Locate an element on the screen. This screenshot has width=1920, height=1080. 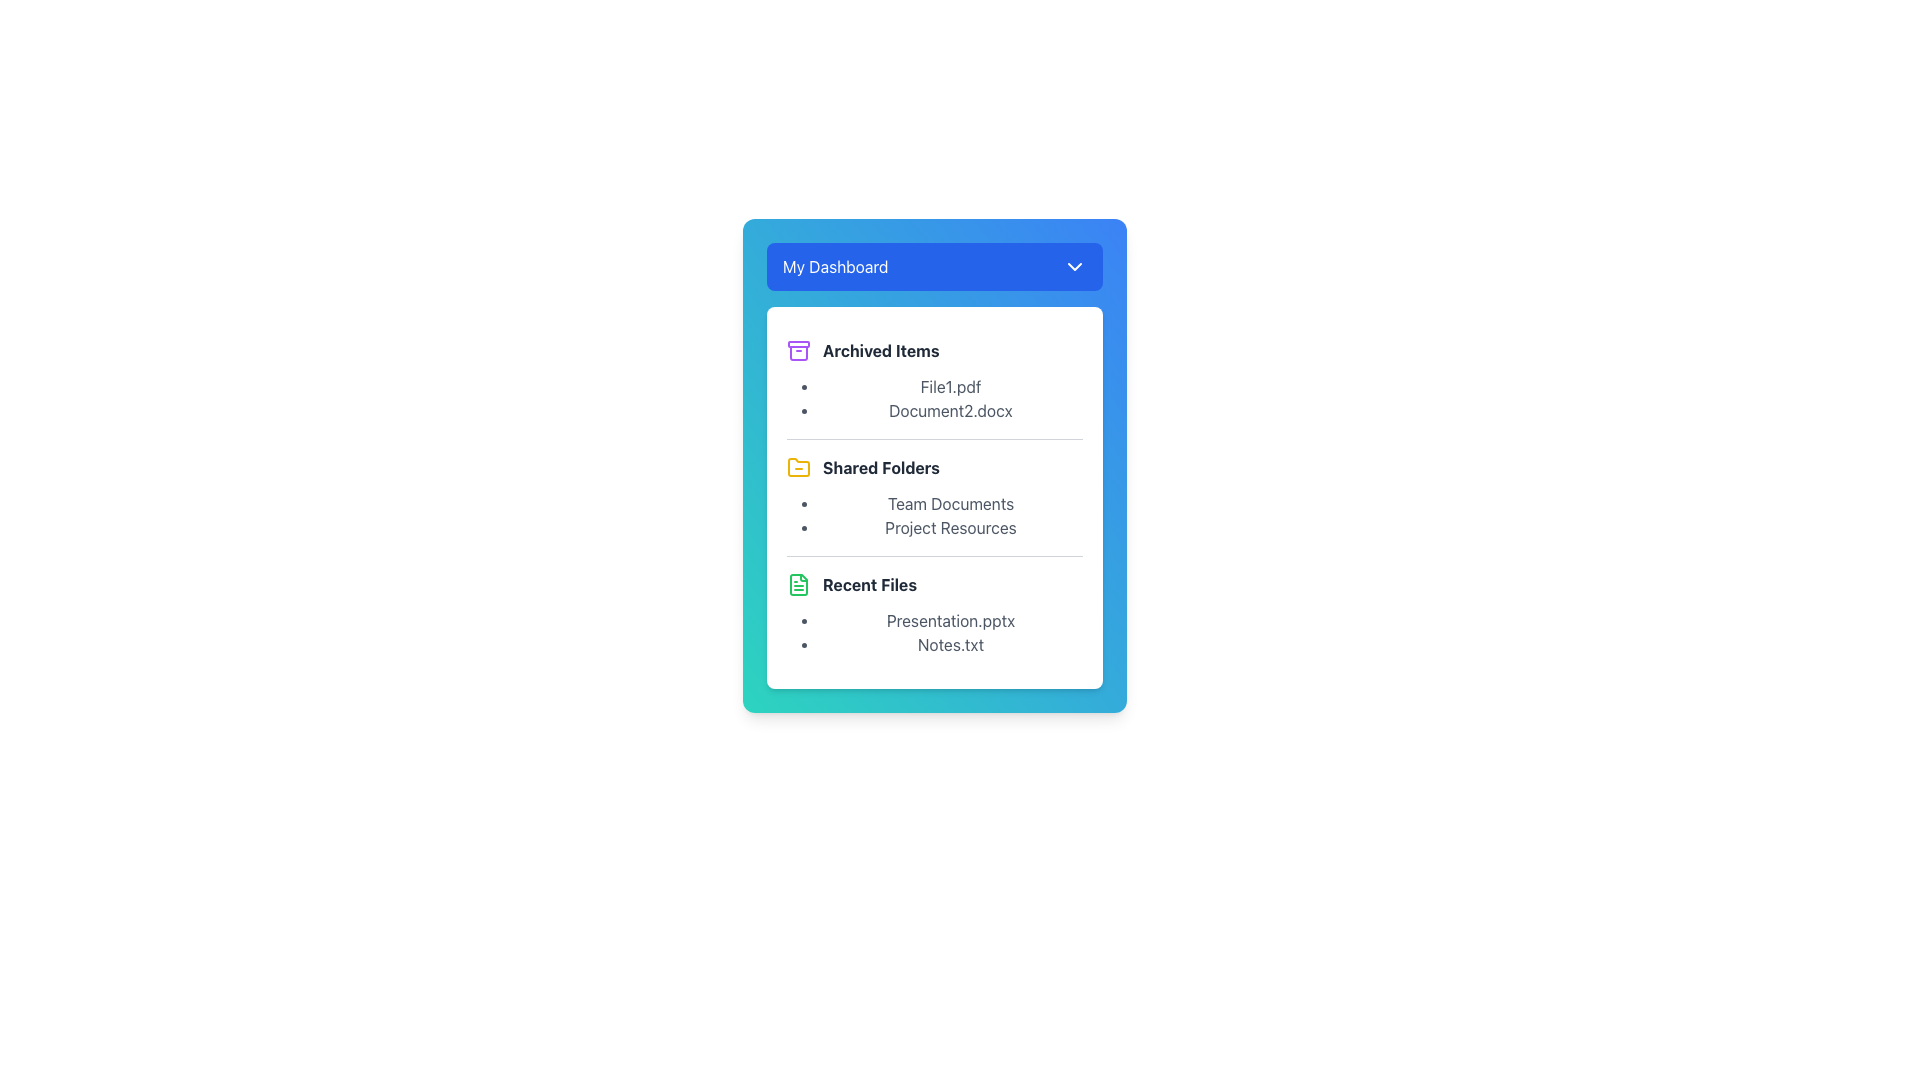
the 'My Dashboard' button located at the top of the card section with a gradient blue-to-teal background is located at coordinates (934, 265).